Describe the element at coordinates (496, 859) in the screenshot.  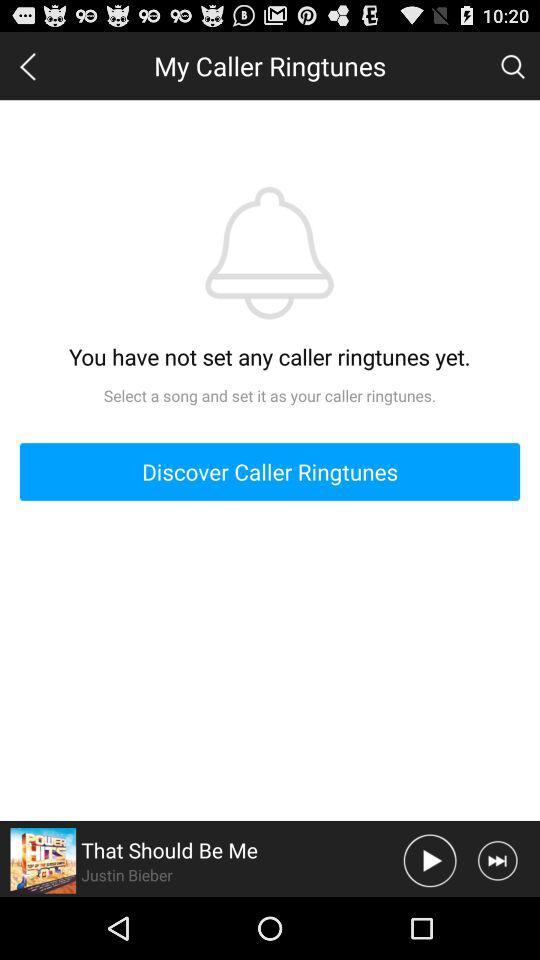
I see `fast forward` at that location.